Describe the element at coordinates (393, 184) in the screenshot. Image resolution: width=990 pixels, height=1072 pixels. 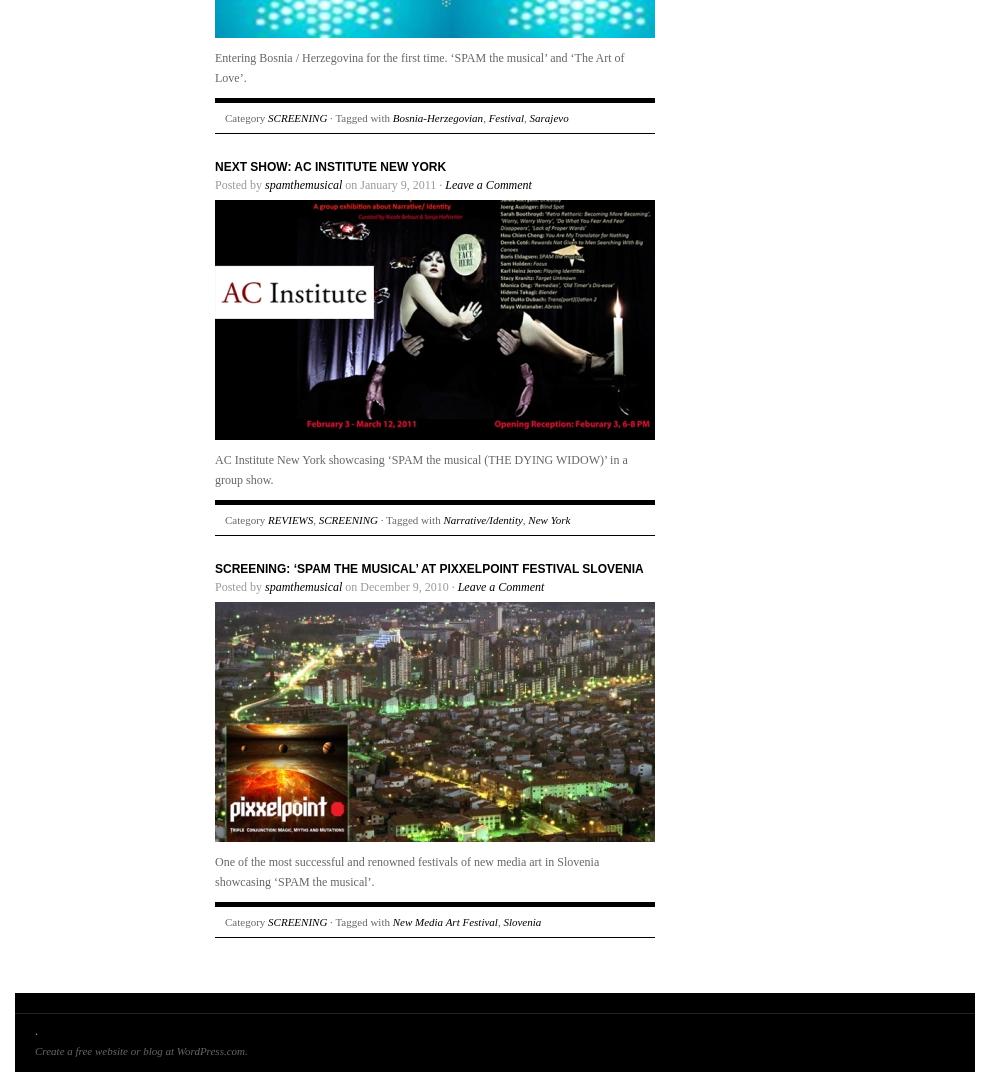
I see `'on January 9, 2011 ·'` at that location.